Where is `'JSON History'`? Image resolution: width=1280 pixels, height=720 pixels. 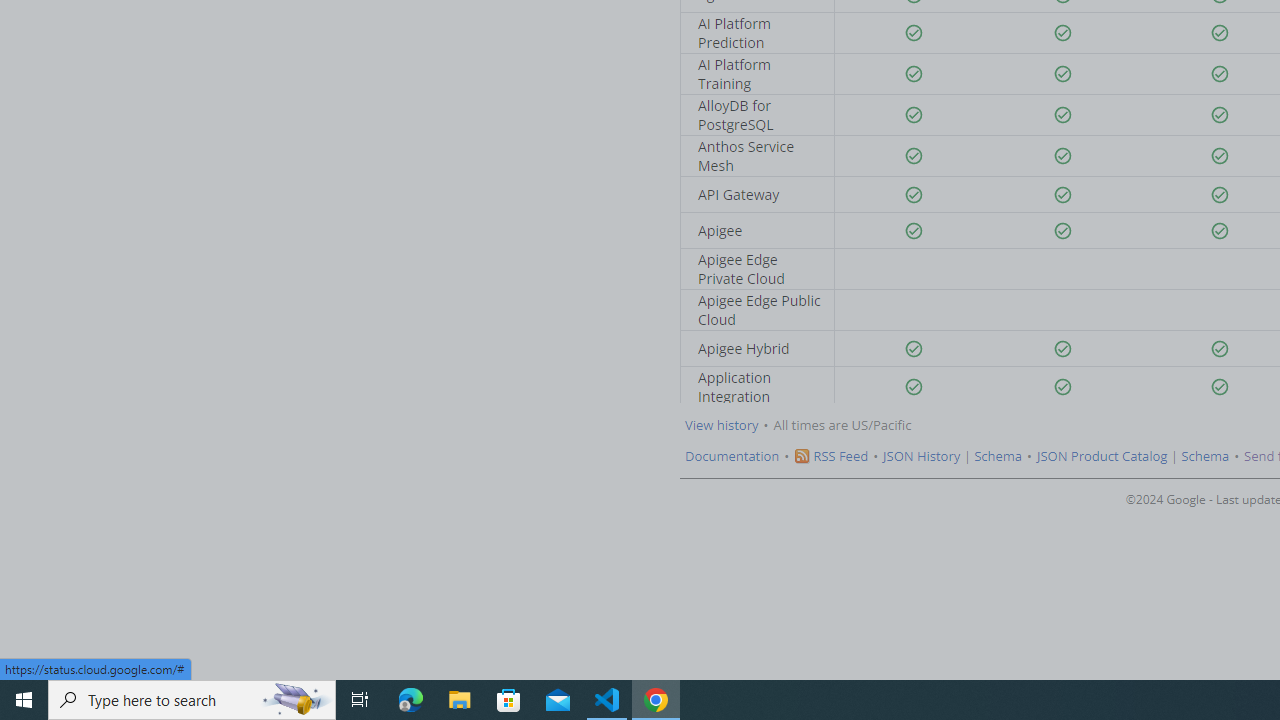
'JSON History' is located at coordinates (921, 456).